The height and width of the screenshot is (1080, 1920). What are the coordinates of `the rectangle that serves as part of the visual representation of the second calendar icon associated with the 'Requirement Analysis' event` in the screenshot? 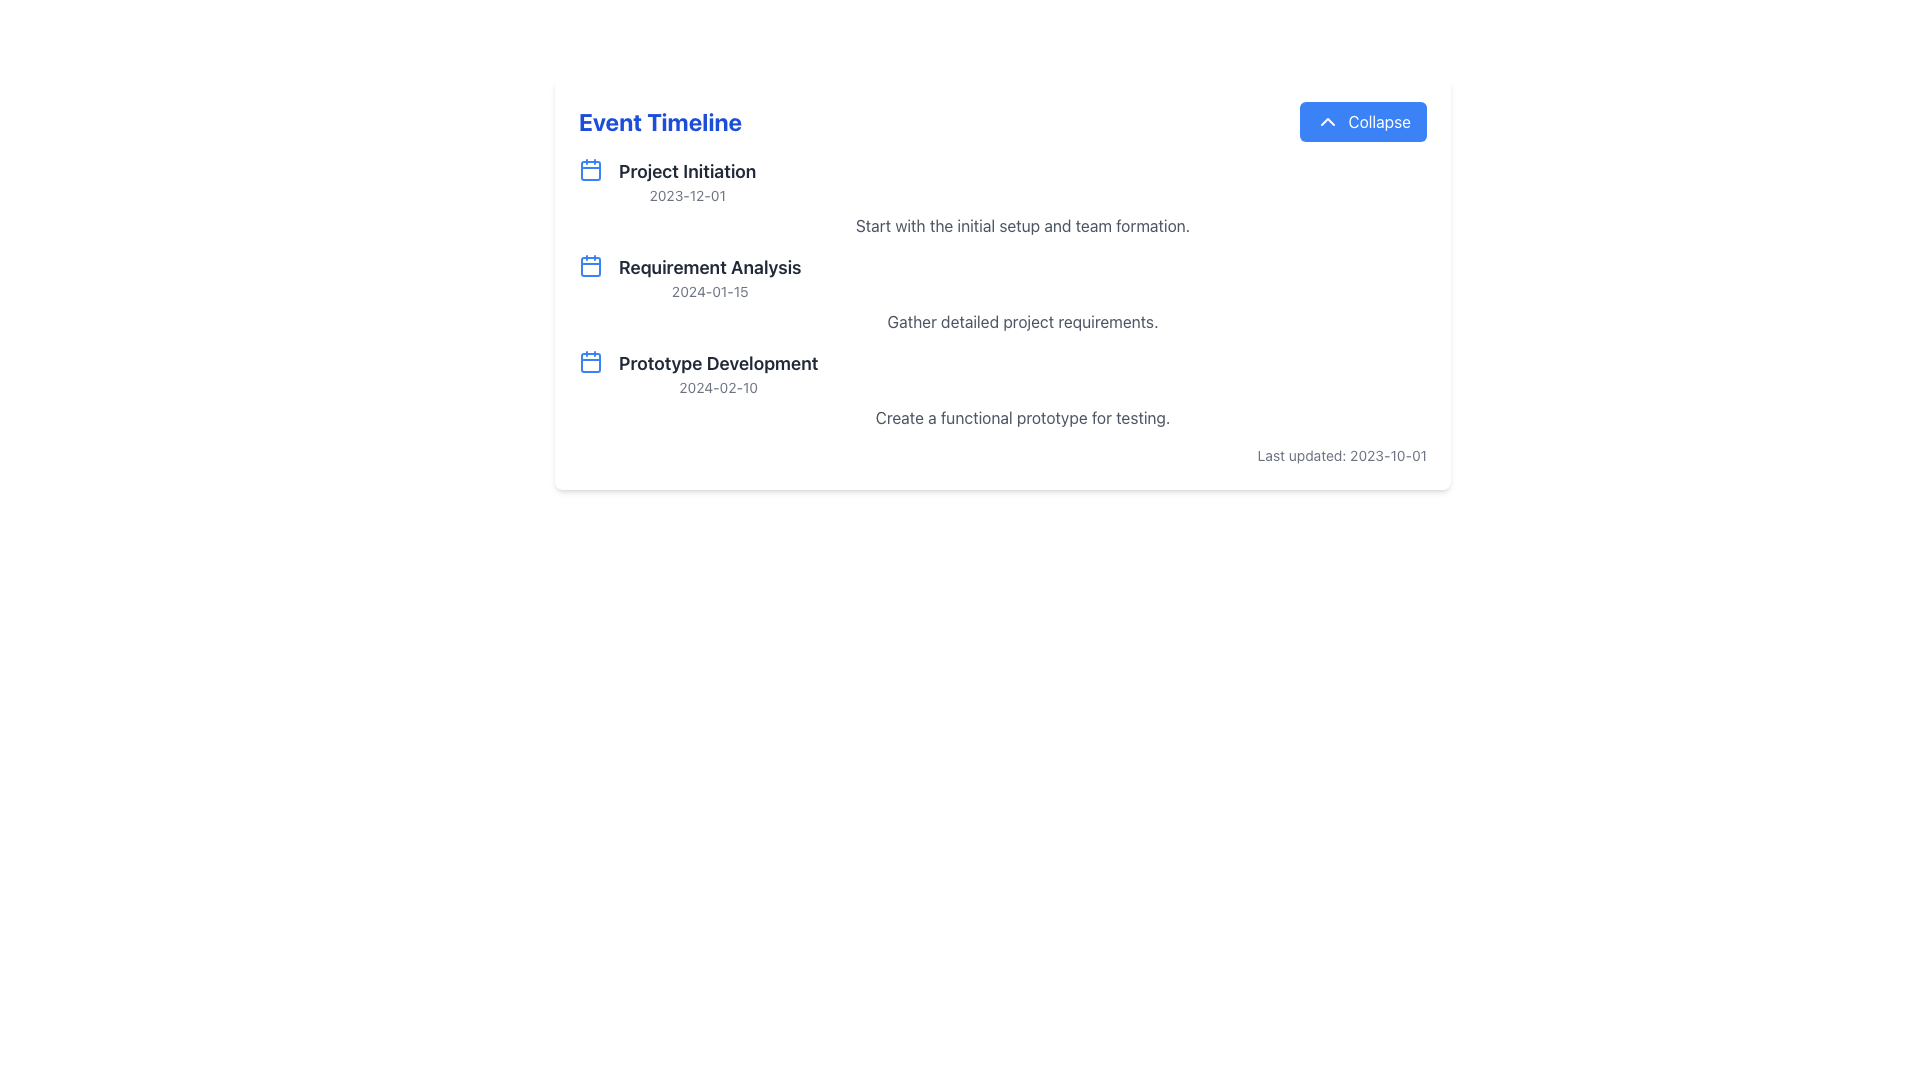 It's located at (589, 265).